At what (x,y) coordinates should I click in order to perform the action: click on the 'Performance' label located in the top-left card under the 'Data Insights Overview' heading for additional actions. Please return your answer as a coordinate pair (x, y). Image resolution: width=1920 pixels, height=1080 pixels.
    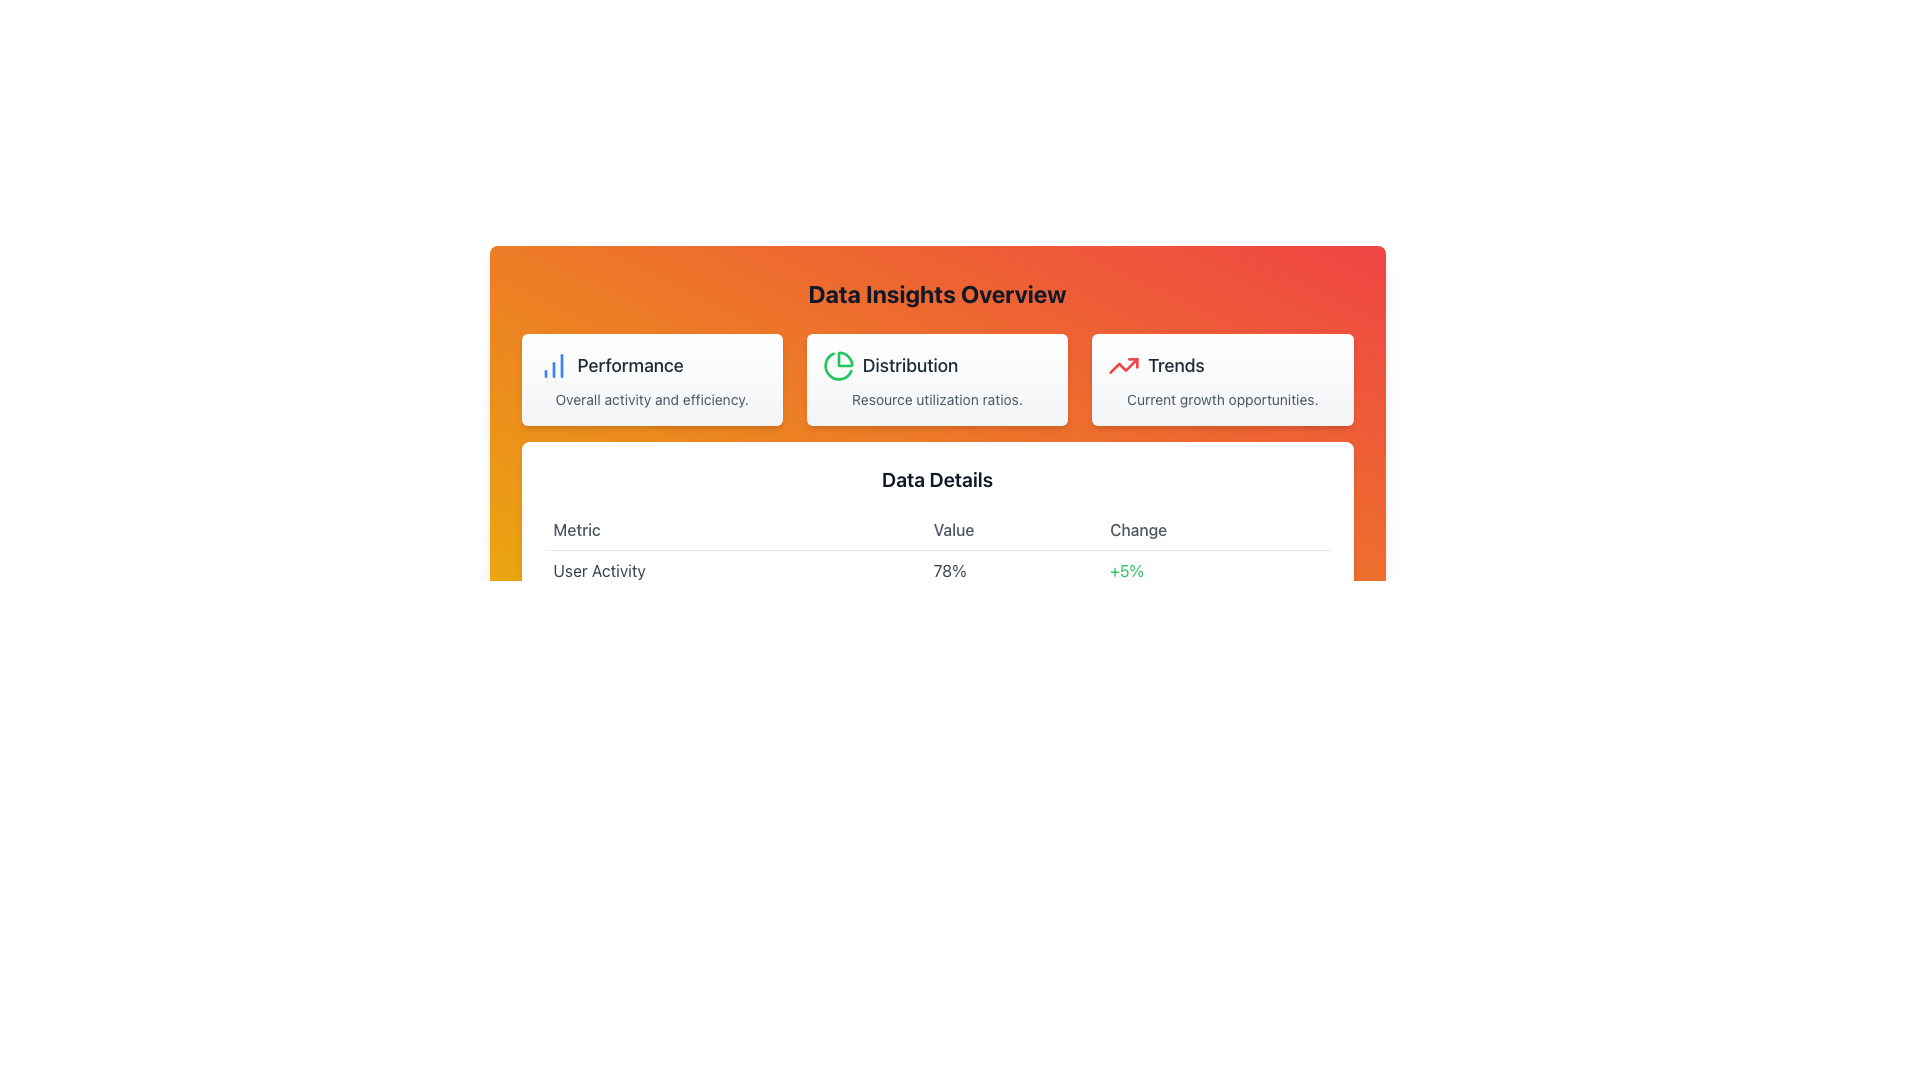
    Looking at the image, I should click on (629, 366).